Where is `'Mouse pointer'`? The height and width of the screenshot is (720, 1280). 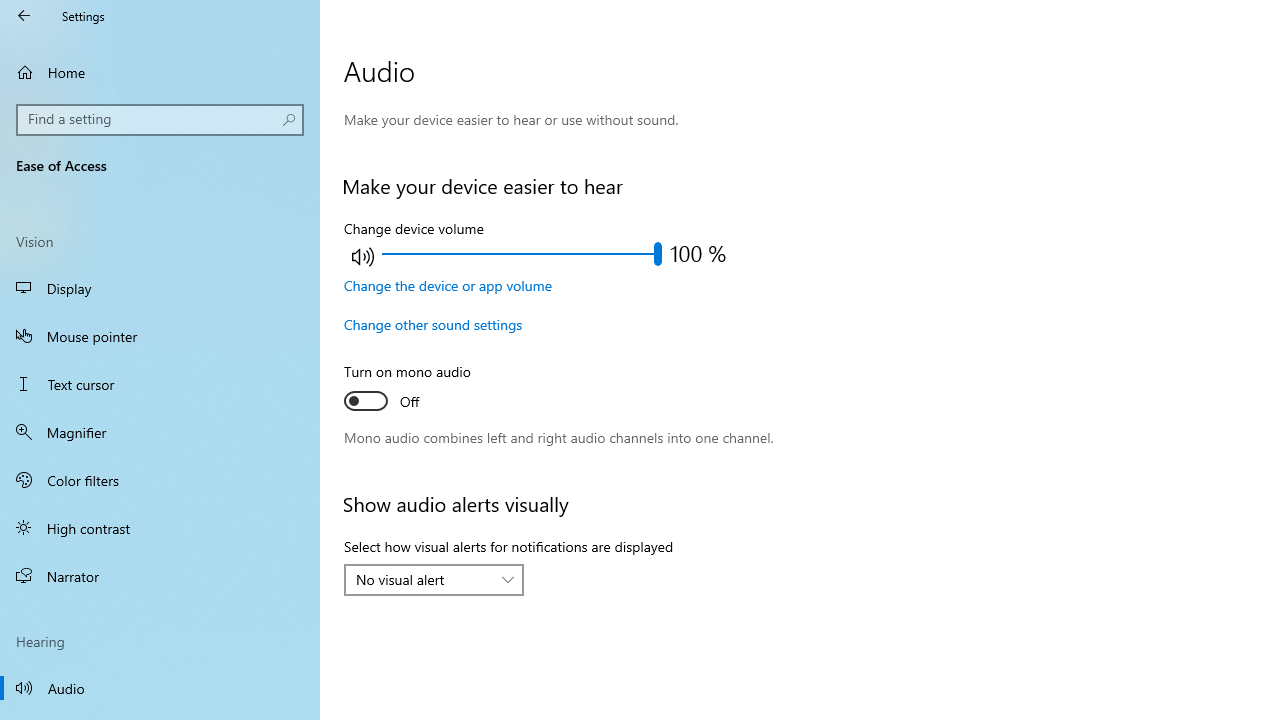 'Mouse pointer' is located at coordinates (160, 334).